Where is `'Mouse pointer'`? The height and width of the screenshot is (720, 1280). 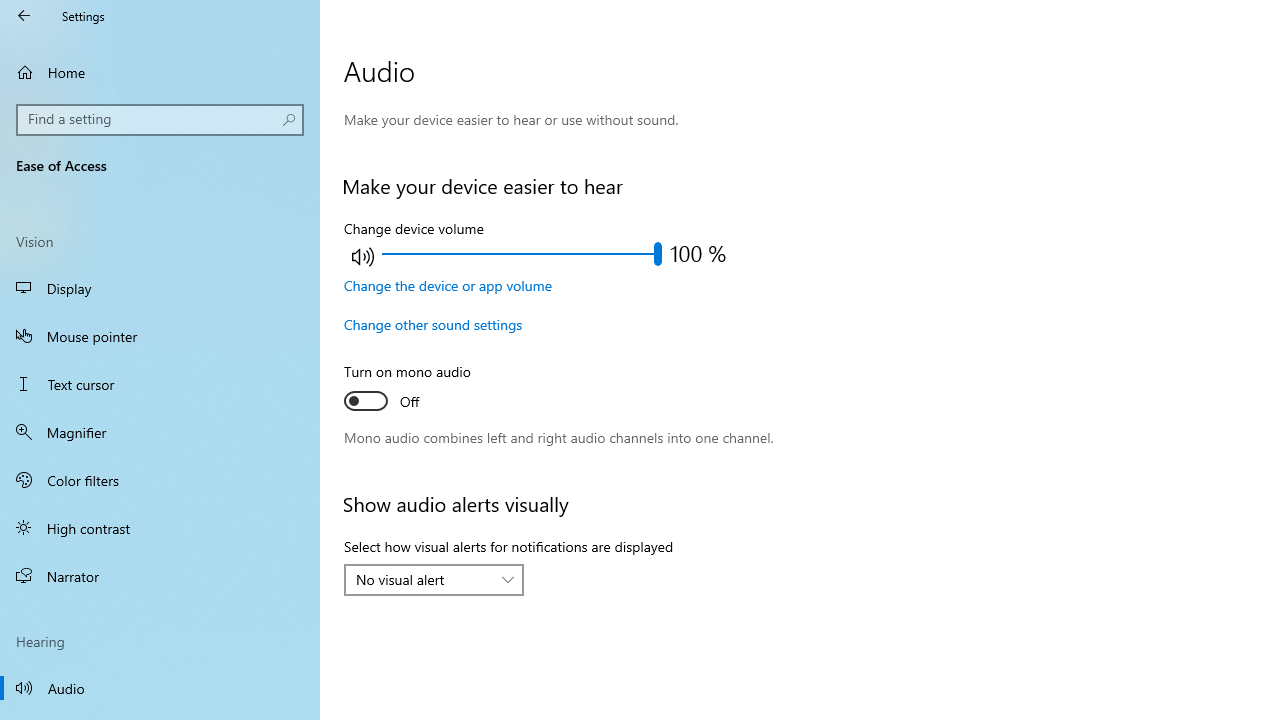 'Mouse pointer' is located at coordinates (160, 334).